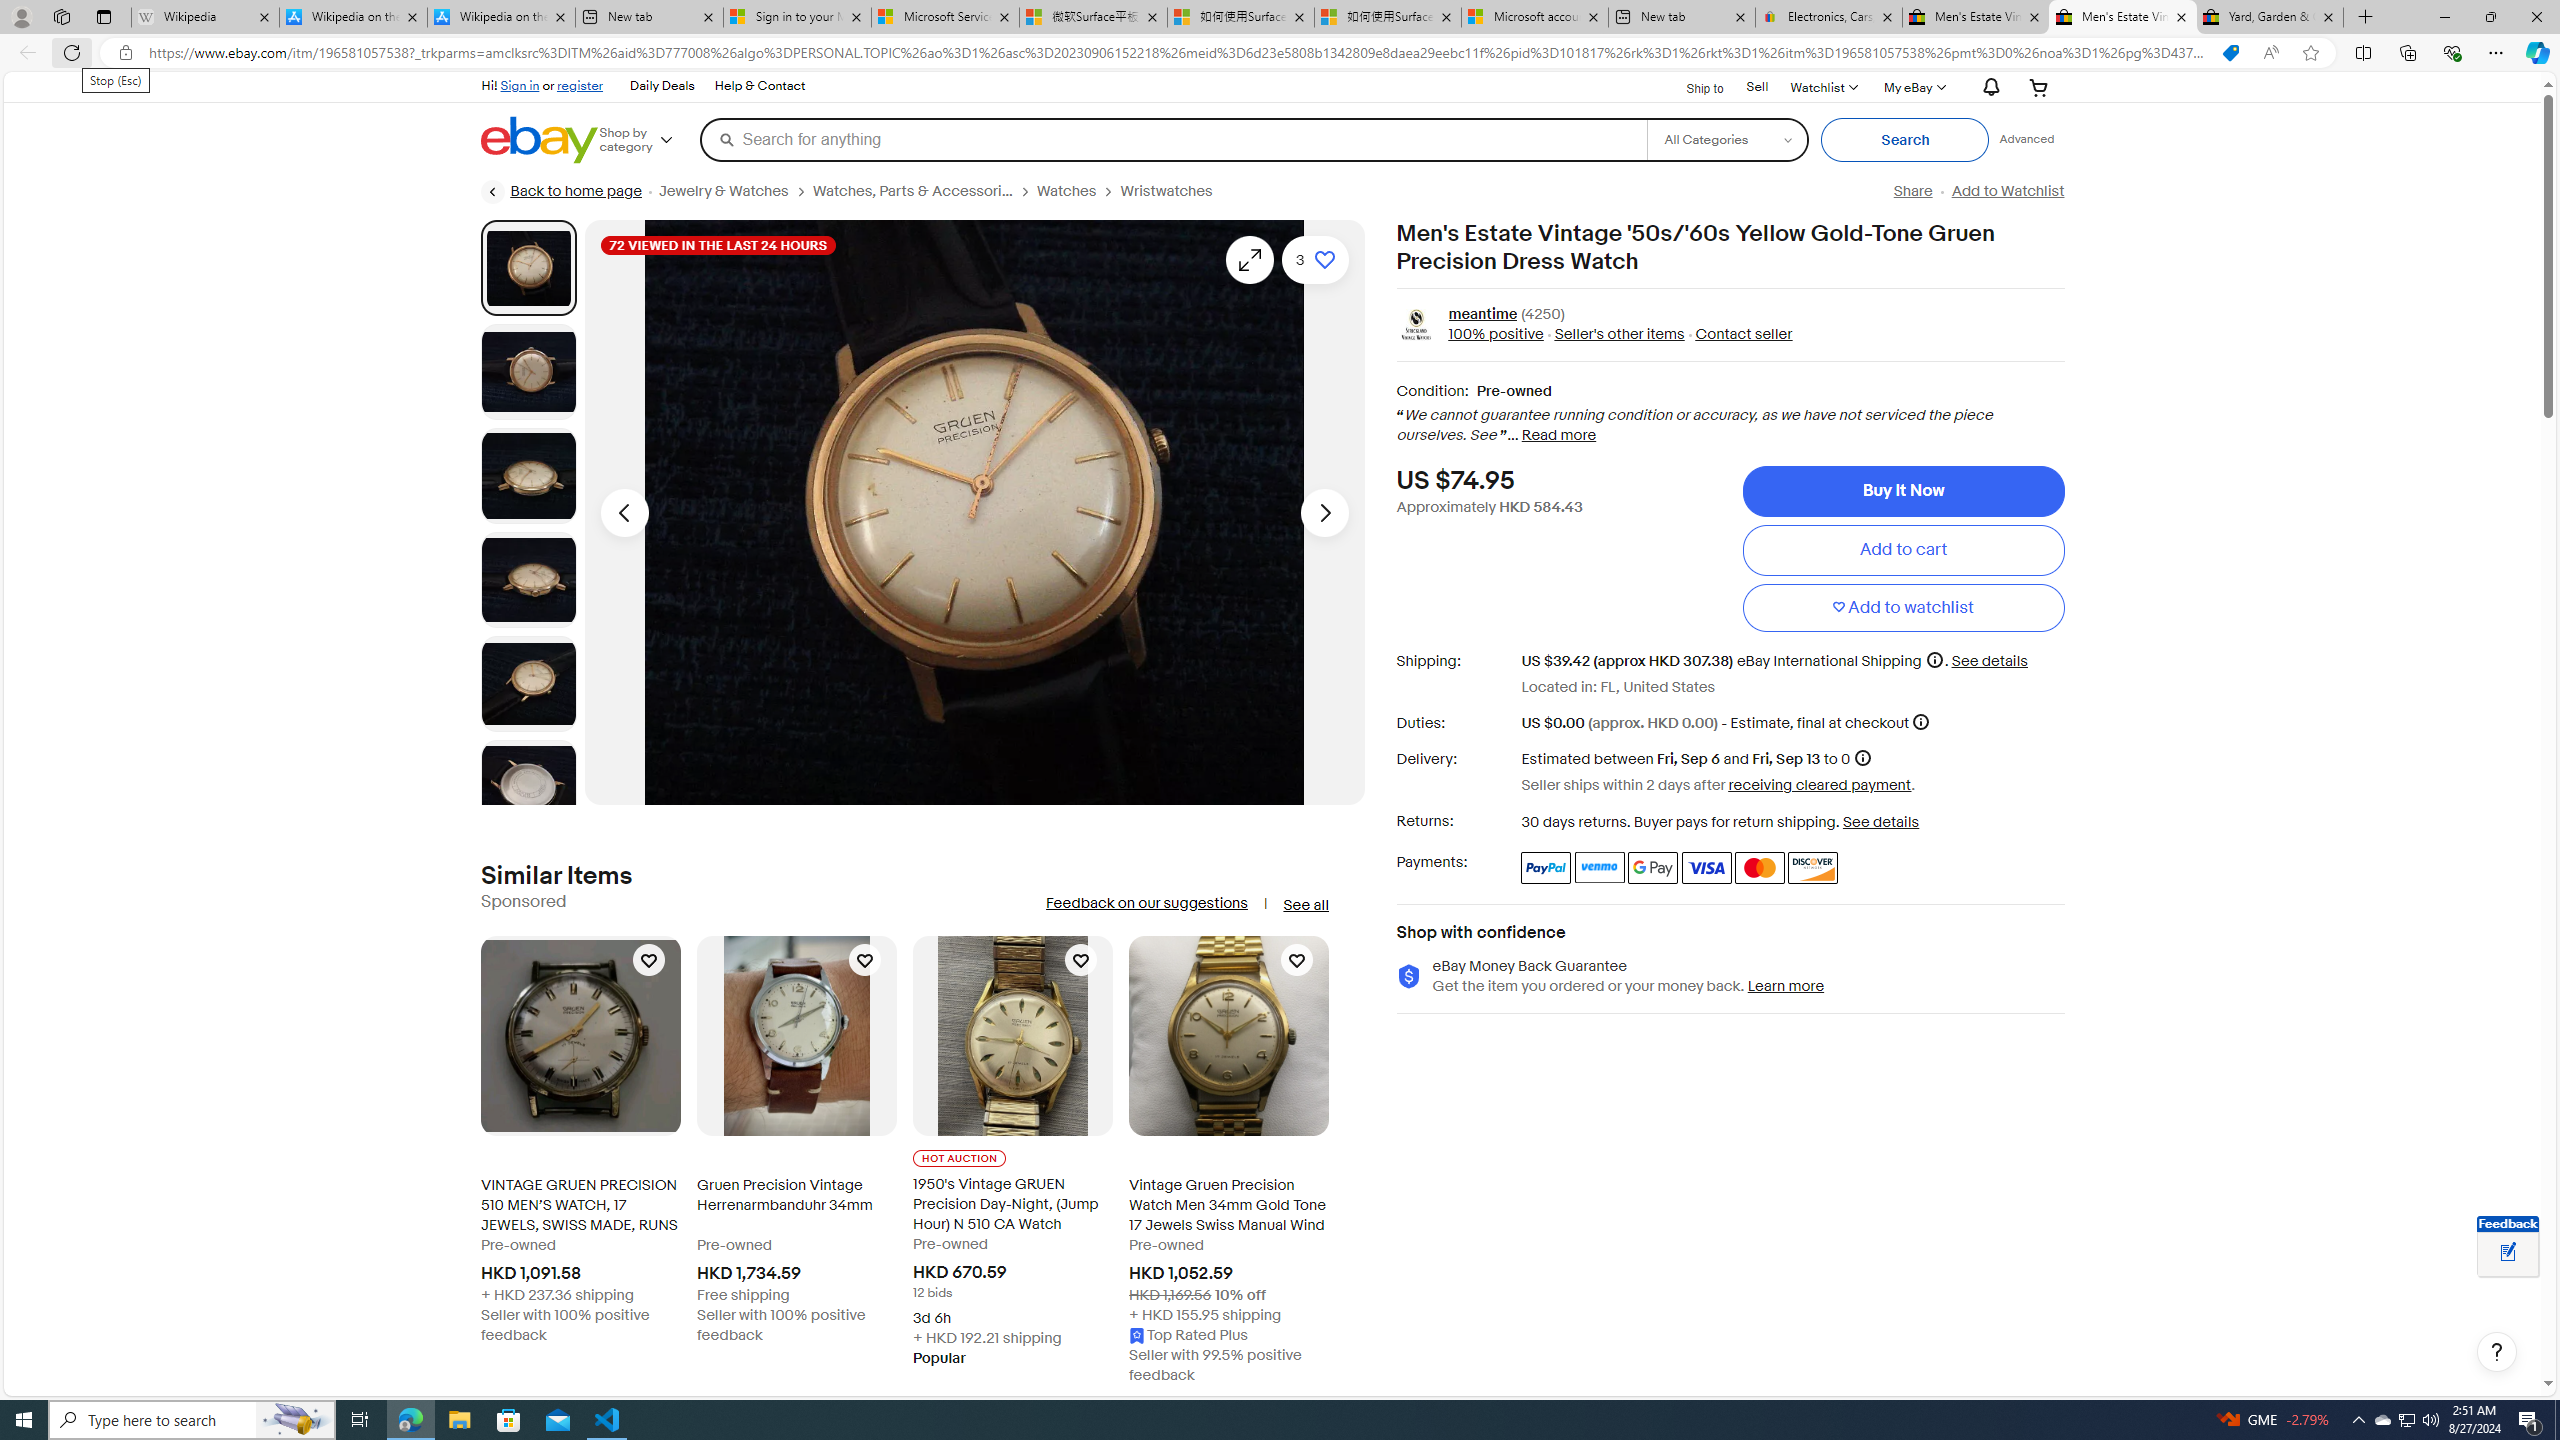 Image resolution: width=2560 pixels, height=1440 pixels. What do you see at coordinates (2038, 87) in the screenshot?
I see `'Your shopping cart'` at bounding box center [2038, 87].